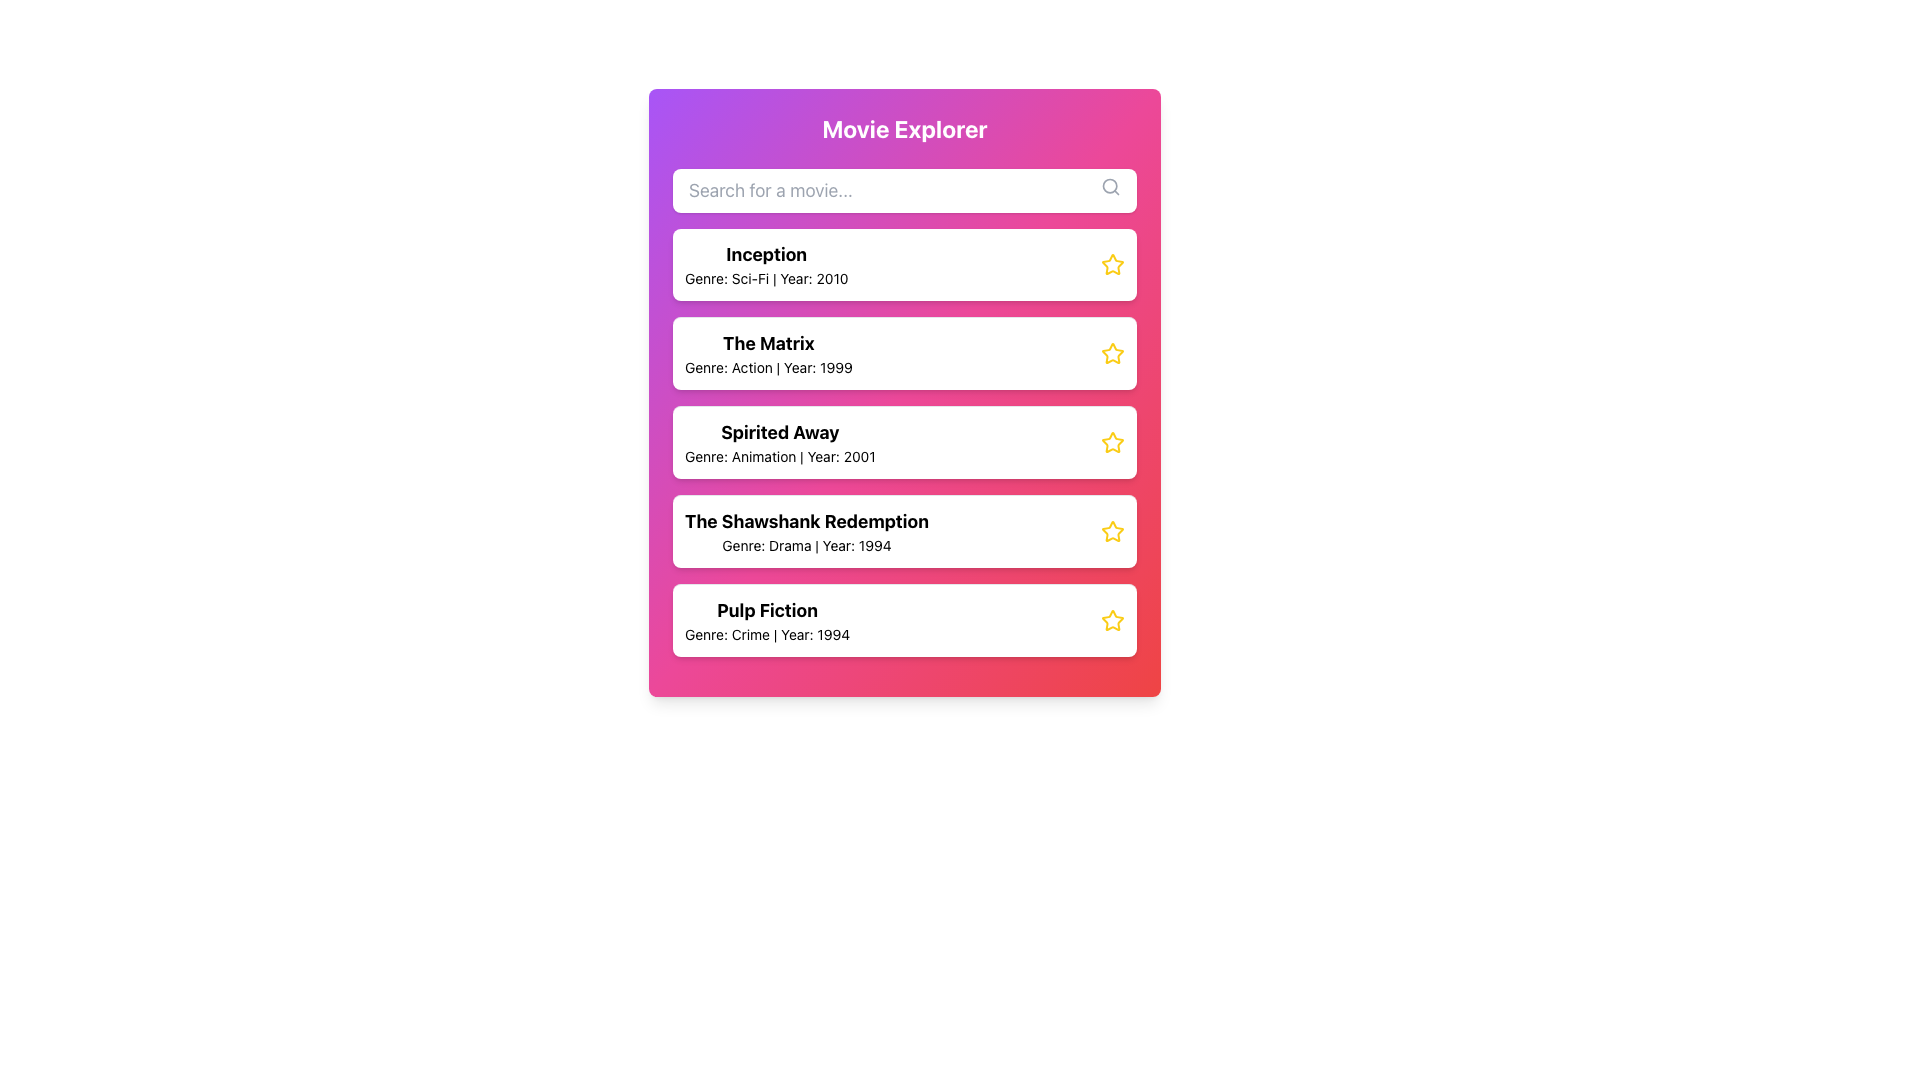 The image size is (1920, 1080). What do you see at coordinates (766, 620) in the screenshot?
I see `the fifth movie entry in the list, which contains the information about the movie 'Pulp Fiction'` at bounding box center [766, 620].